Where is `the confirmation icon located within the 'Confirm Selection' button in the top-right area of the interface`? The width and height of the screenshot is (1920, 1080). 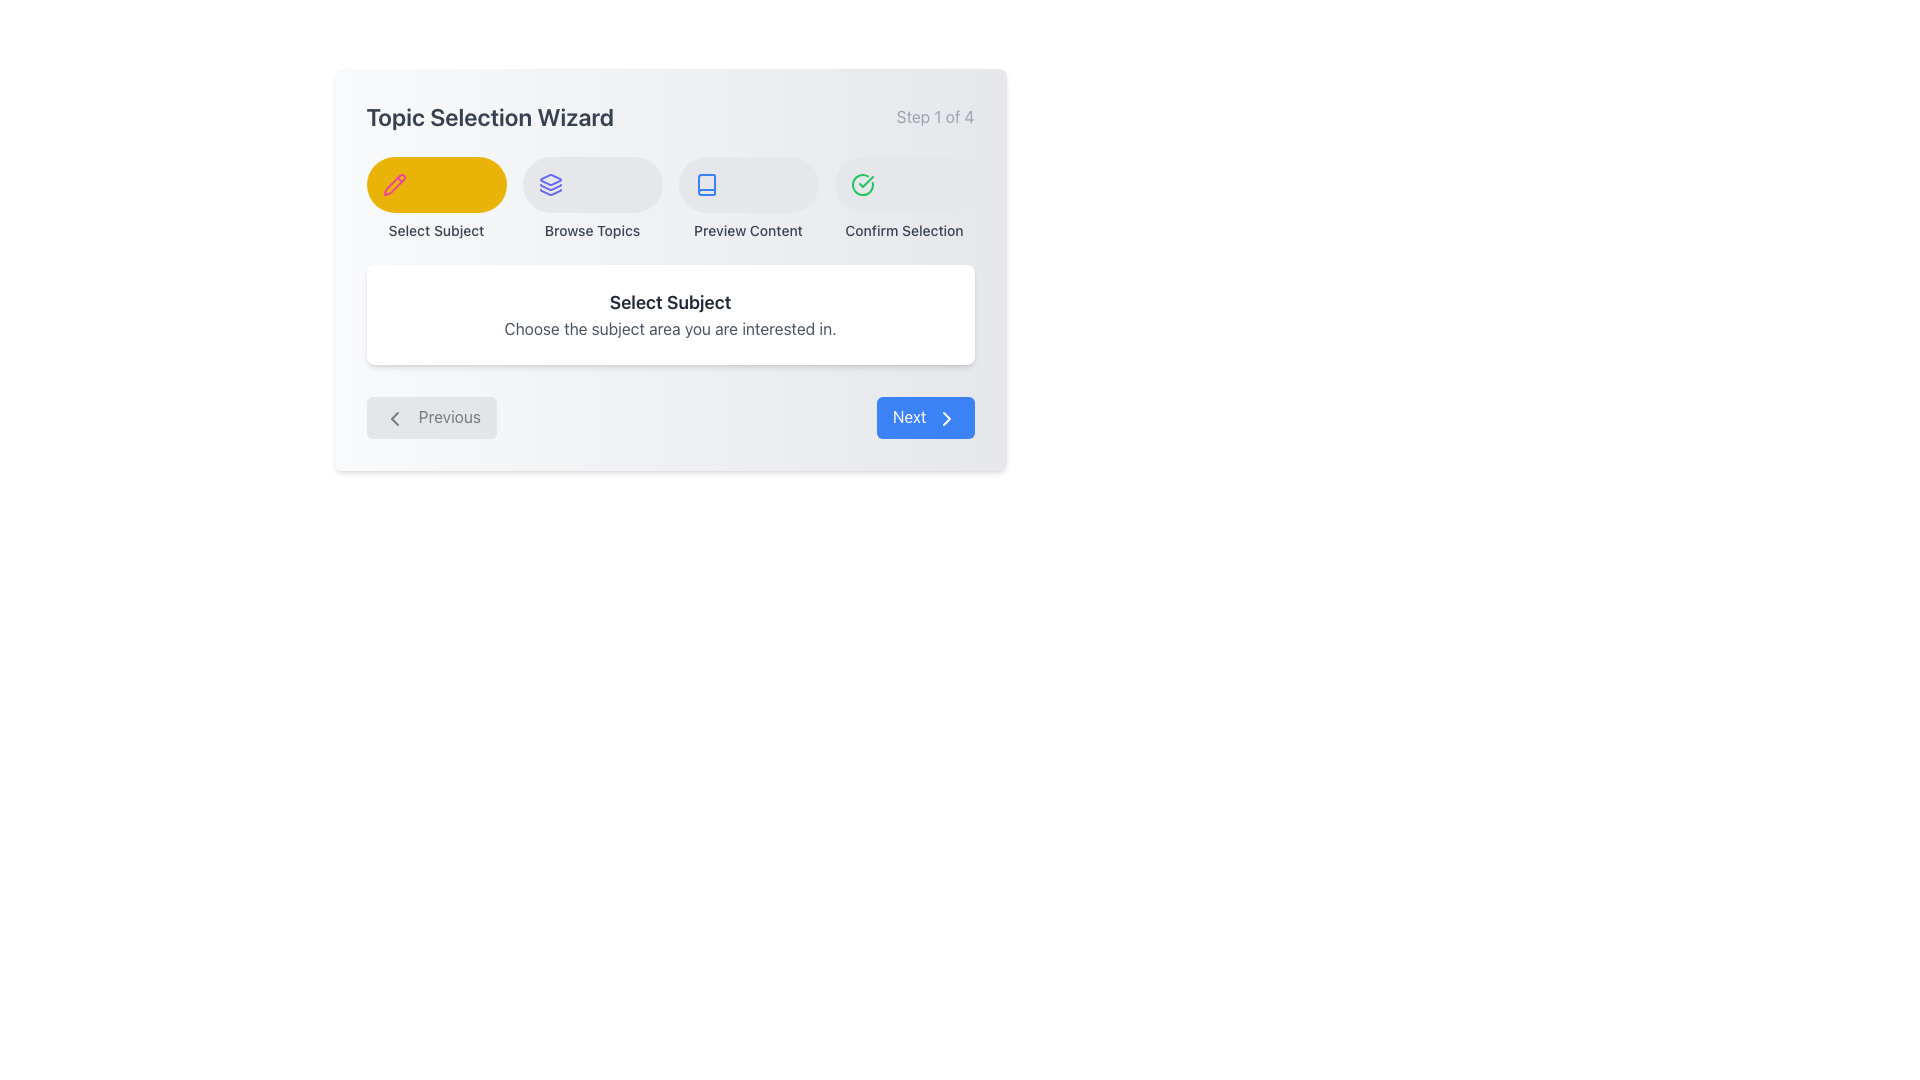
the confirmation icon located within the 'Confirm Selection' button in the top-right area of the interface is located at coordinates (862, 185).